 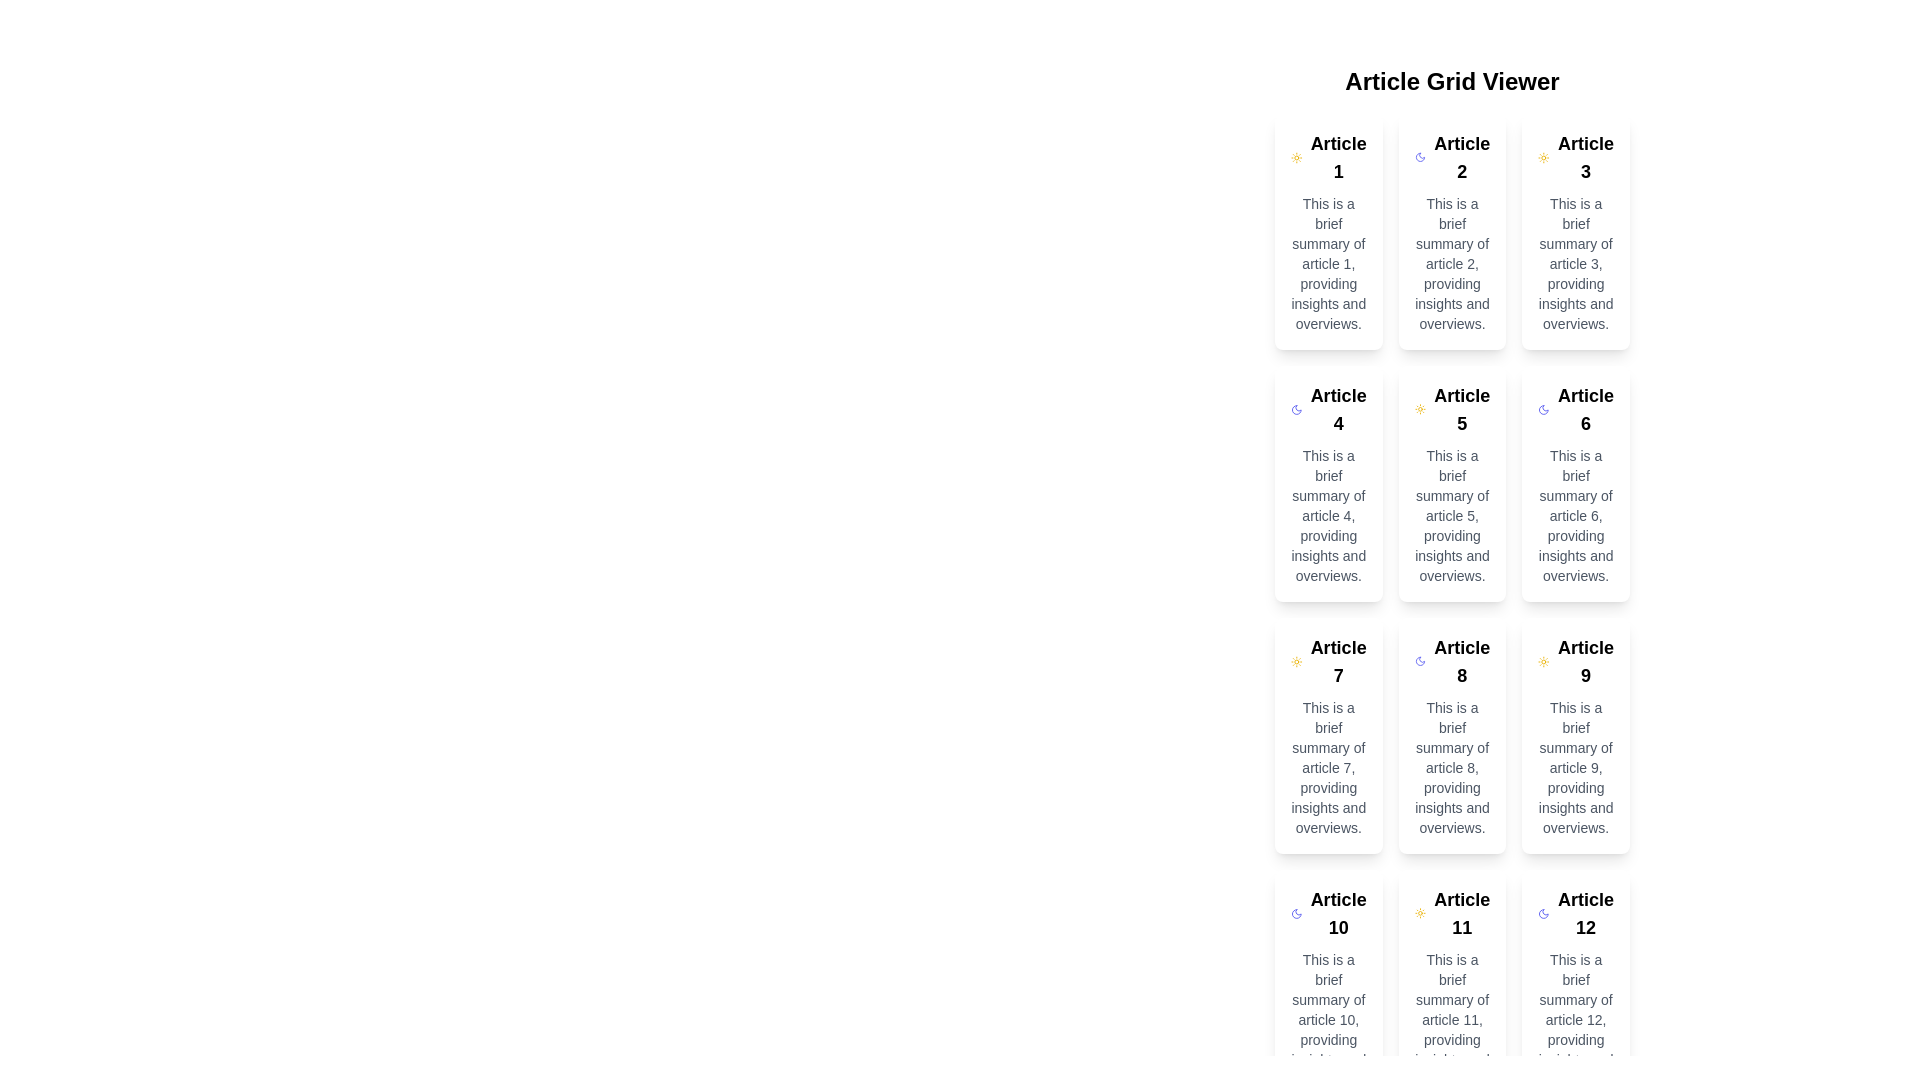 What do you see at coordinates (1338, 914) in the screenshot?
I see `the text label 'Article 10', which serves as the header for the associated article card located in the fourth row and first column of the grid layout` at bounding box center [1338, 914].